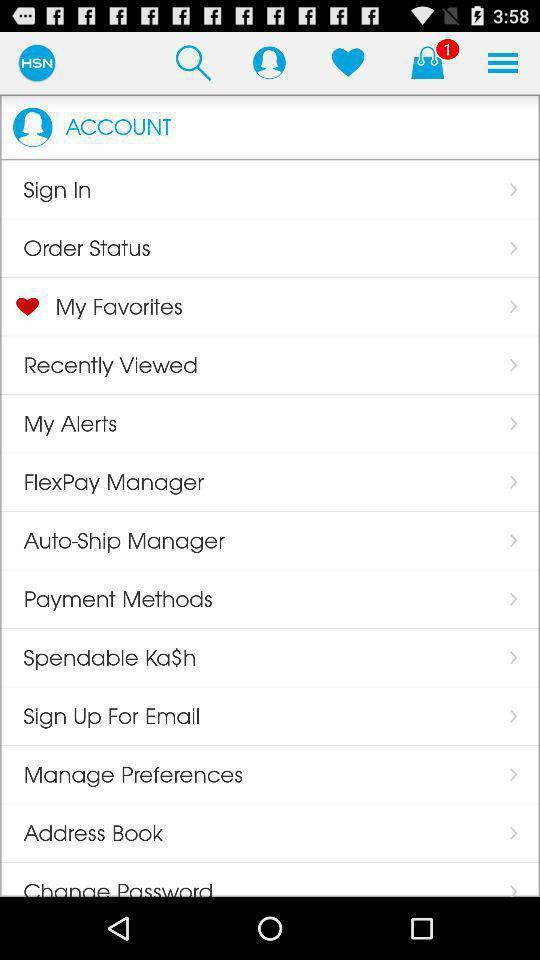  Describe the element at coordinates (97, 656) in the screenshot. I see `item above sign up for item` at that location.